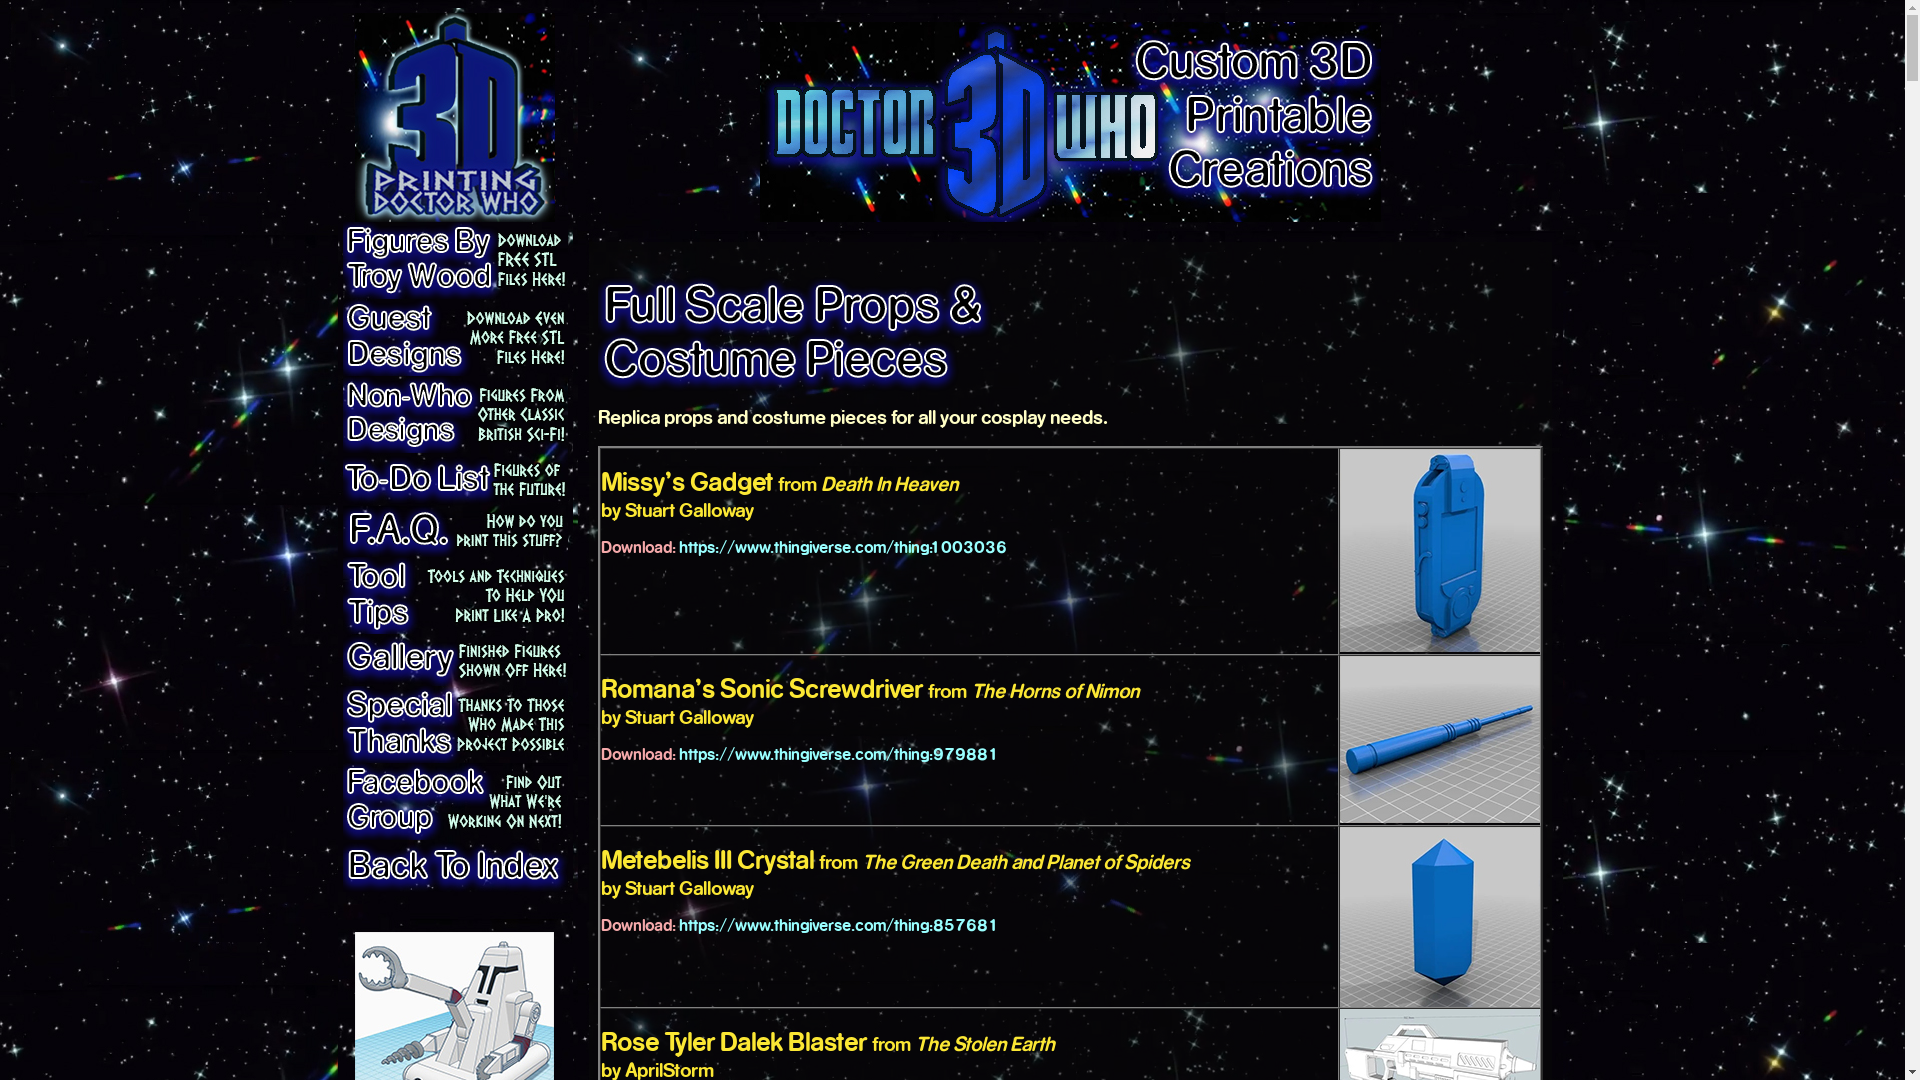 The image size is (1920, 1080). Describe the element at coordinates (838, 924) in the screenshot. I see `'https://www.thingiverse.com/thing:857681'` at that location.